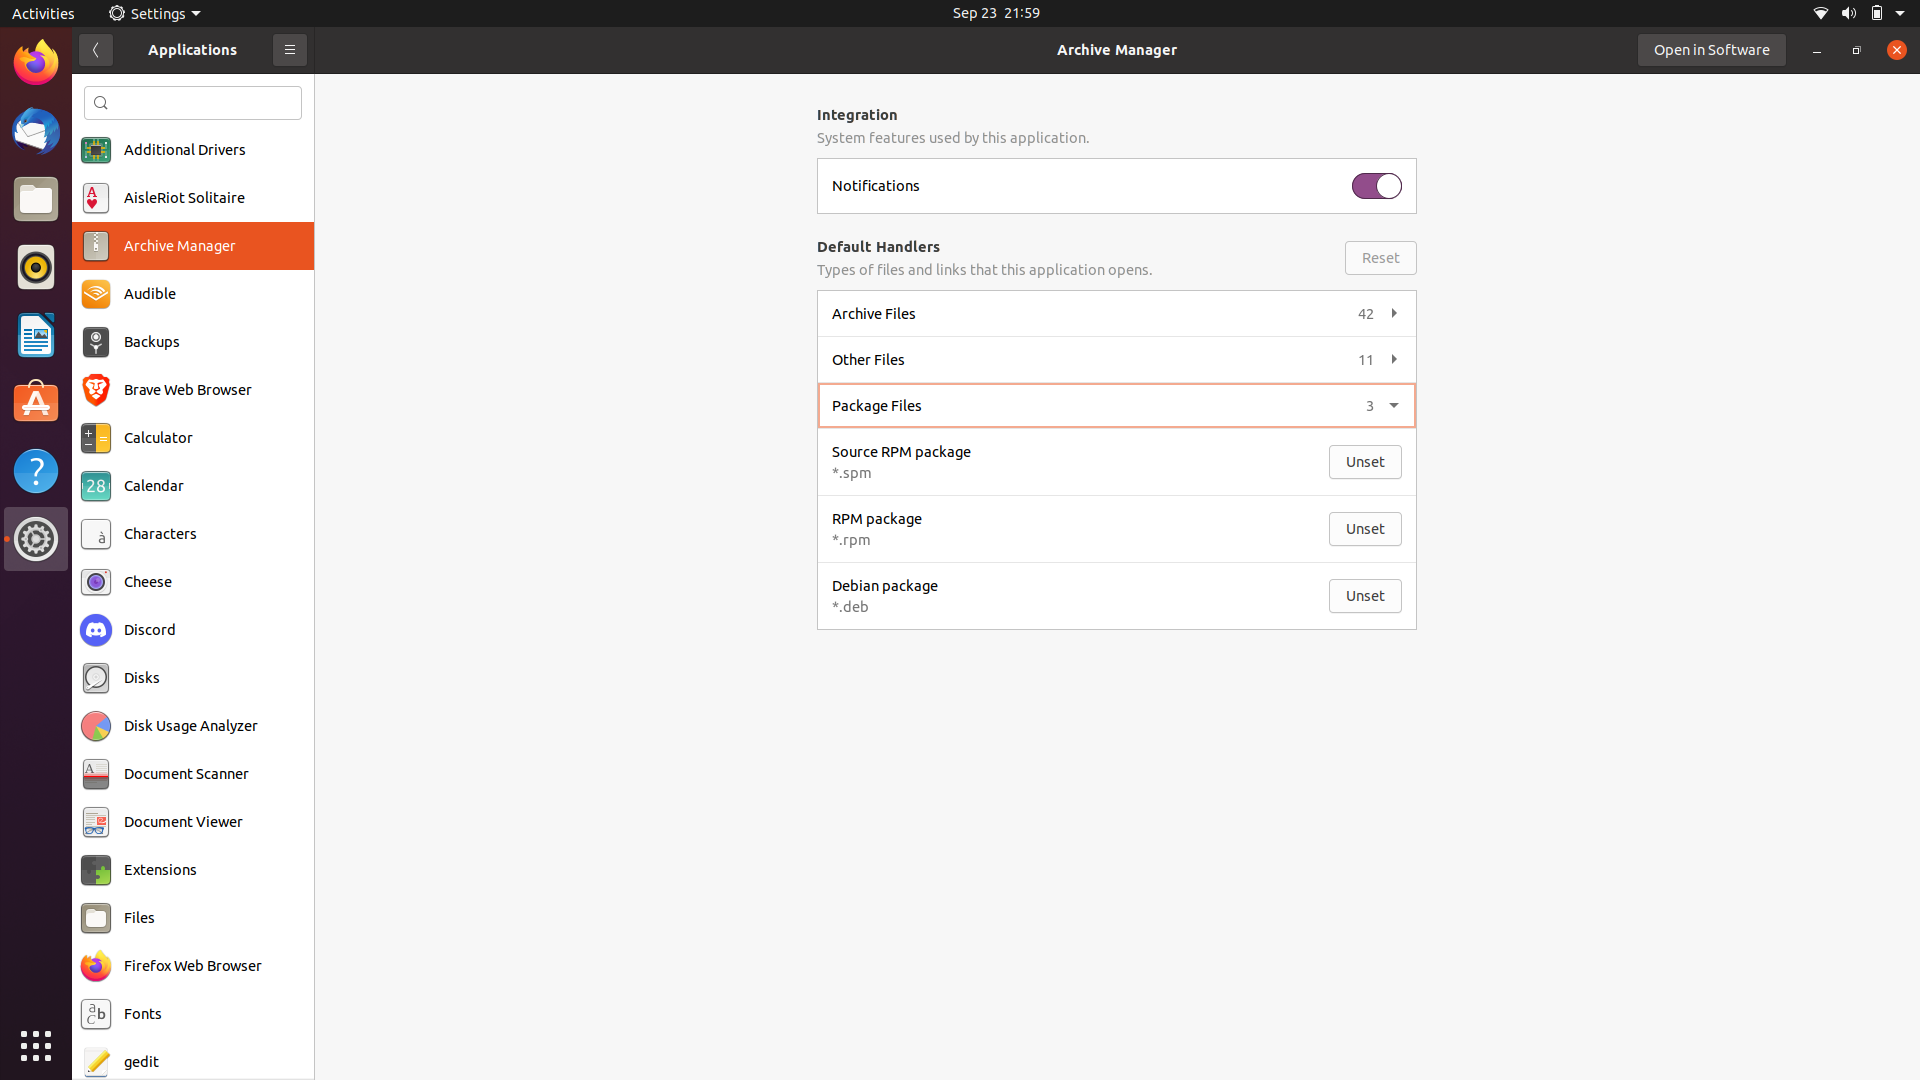 This screenshot has height=1080, width=1920. What do you see at coordinates (152, 16) in the screenshot?
I see `Settings` at bounding box center [152, 16].